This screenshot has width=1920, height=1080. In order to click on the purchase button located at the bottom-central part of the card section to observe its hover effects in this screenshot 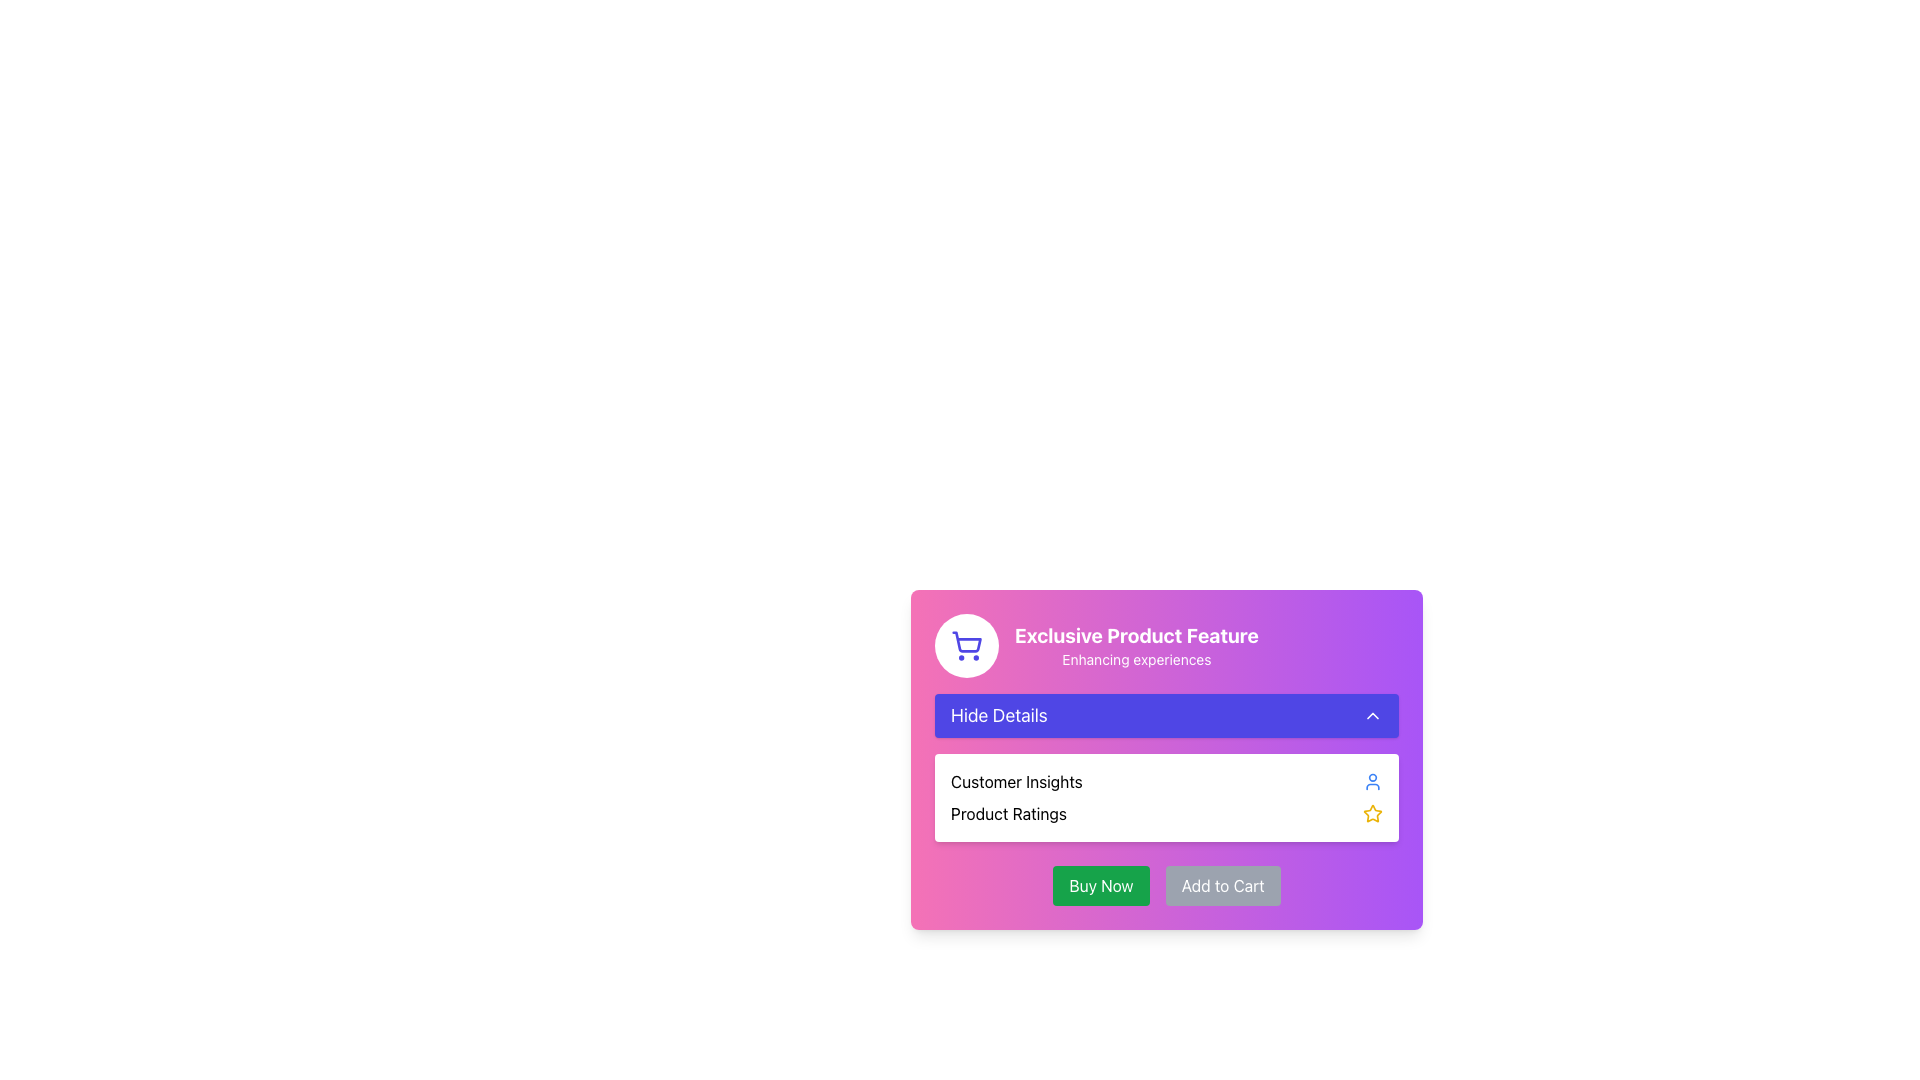, I will do `click(1100, 885)`.